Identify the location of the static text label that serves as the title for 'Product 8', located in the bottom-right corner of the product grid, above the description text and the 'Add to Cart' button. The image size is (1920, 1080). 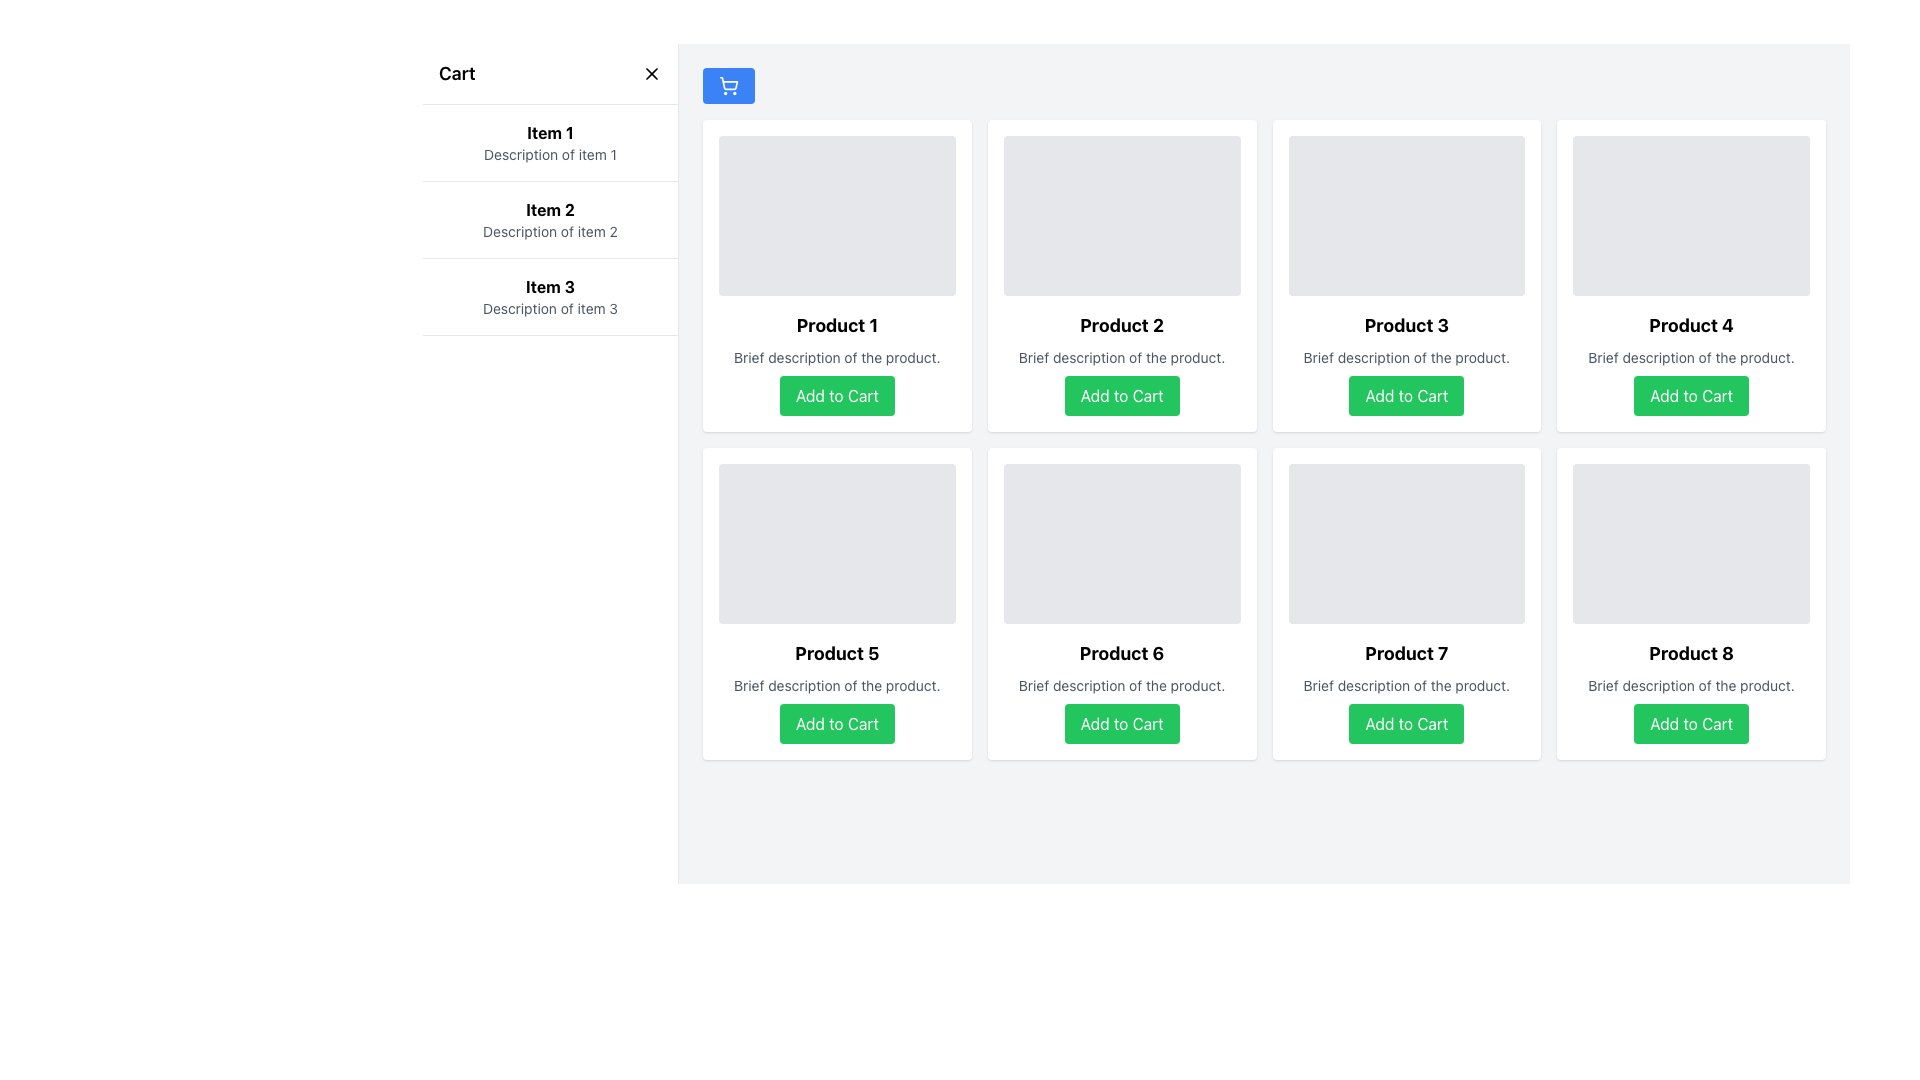
(1690, 654).